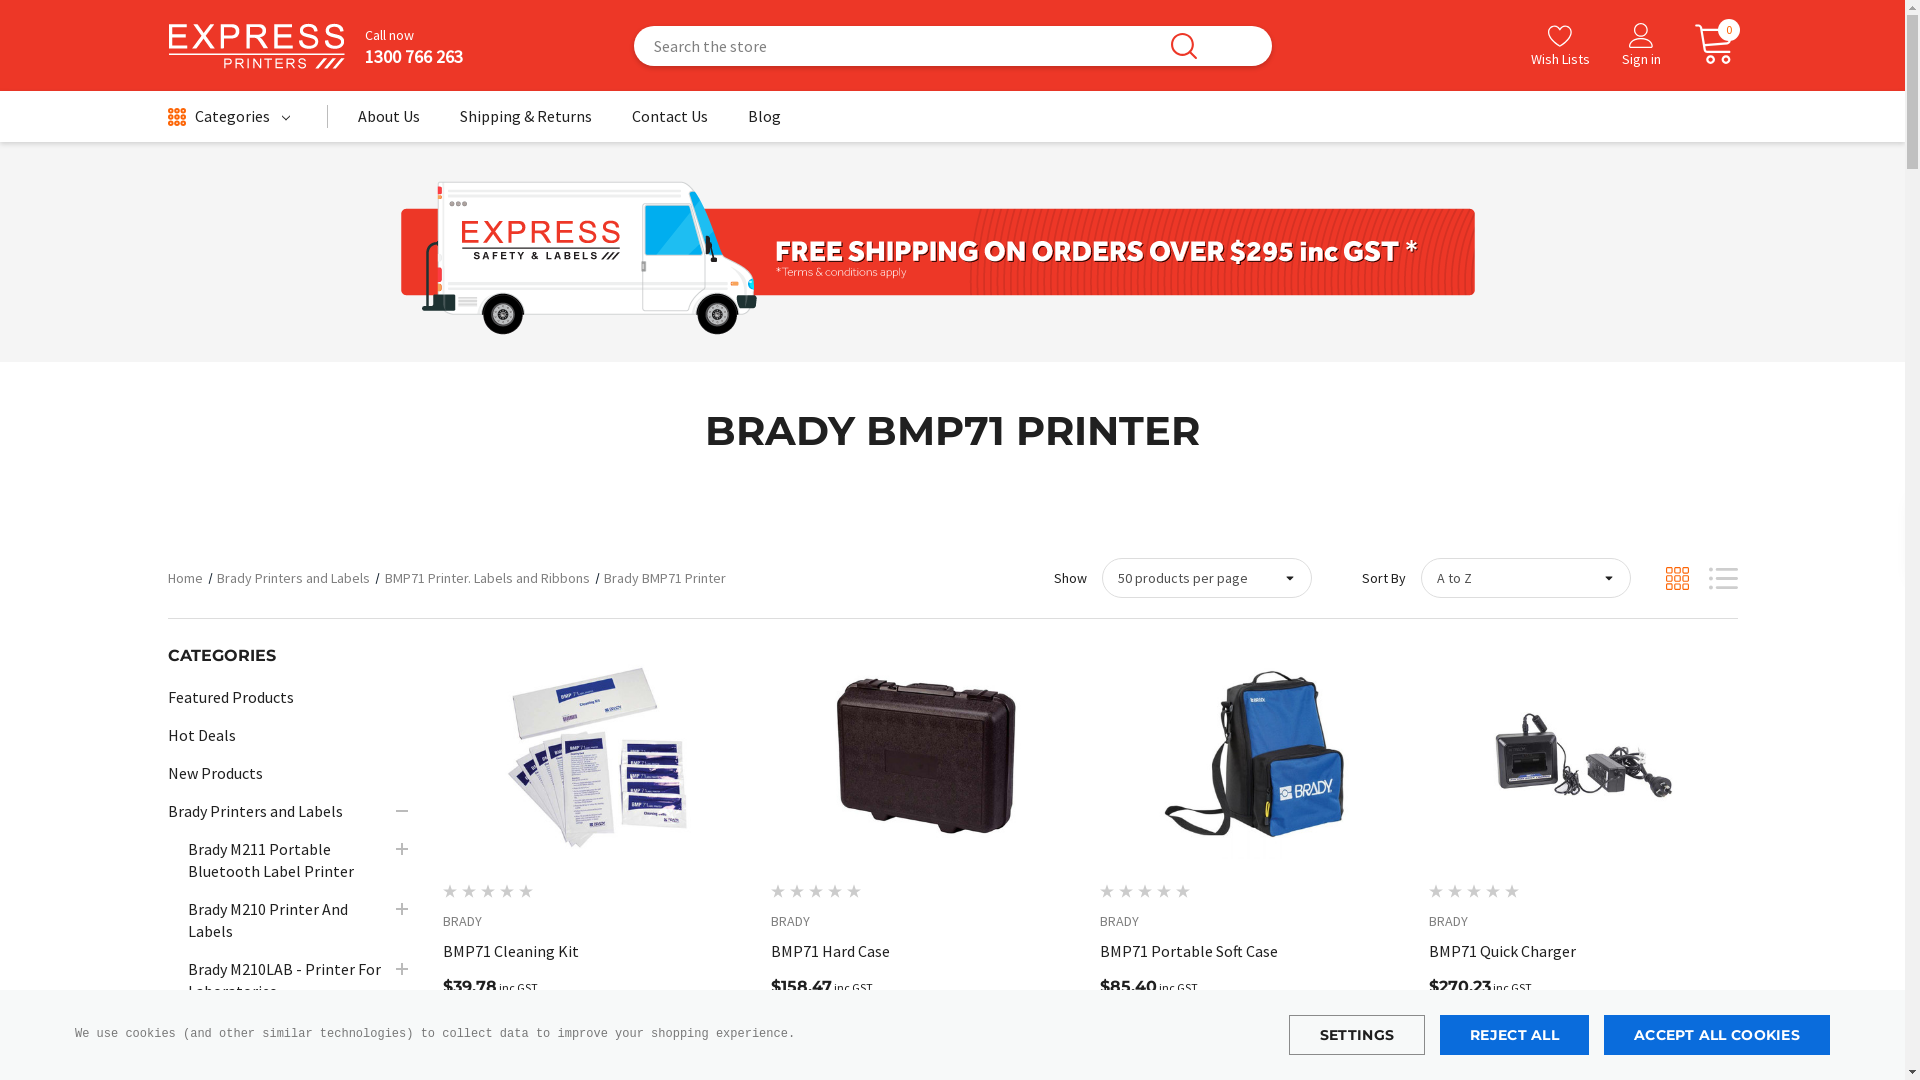 Image resolution: width=1920 pixels, height=1080 pixels. What do you see at coordinates (201, 735) in the screenshot?
I see `'Hot Deals'` at bounding box center [201, 735].